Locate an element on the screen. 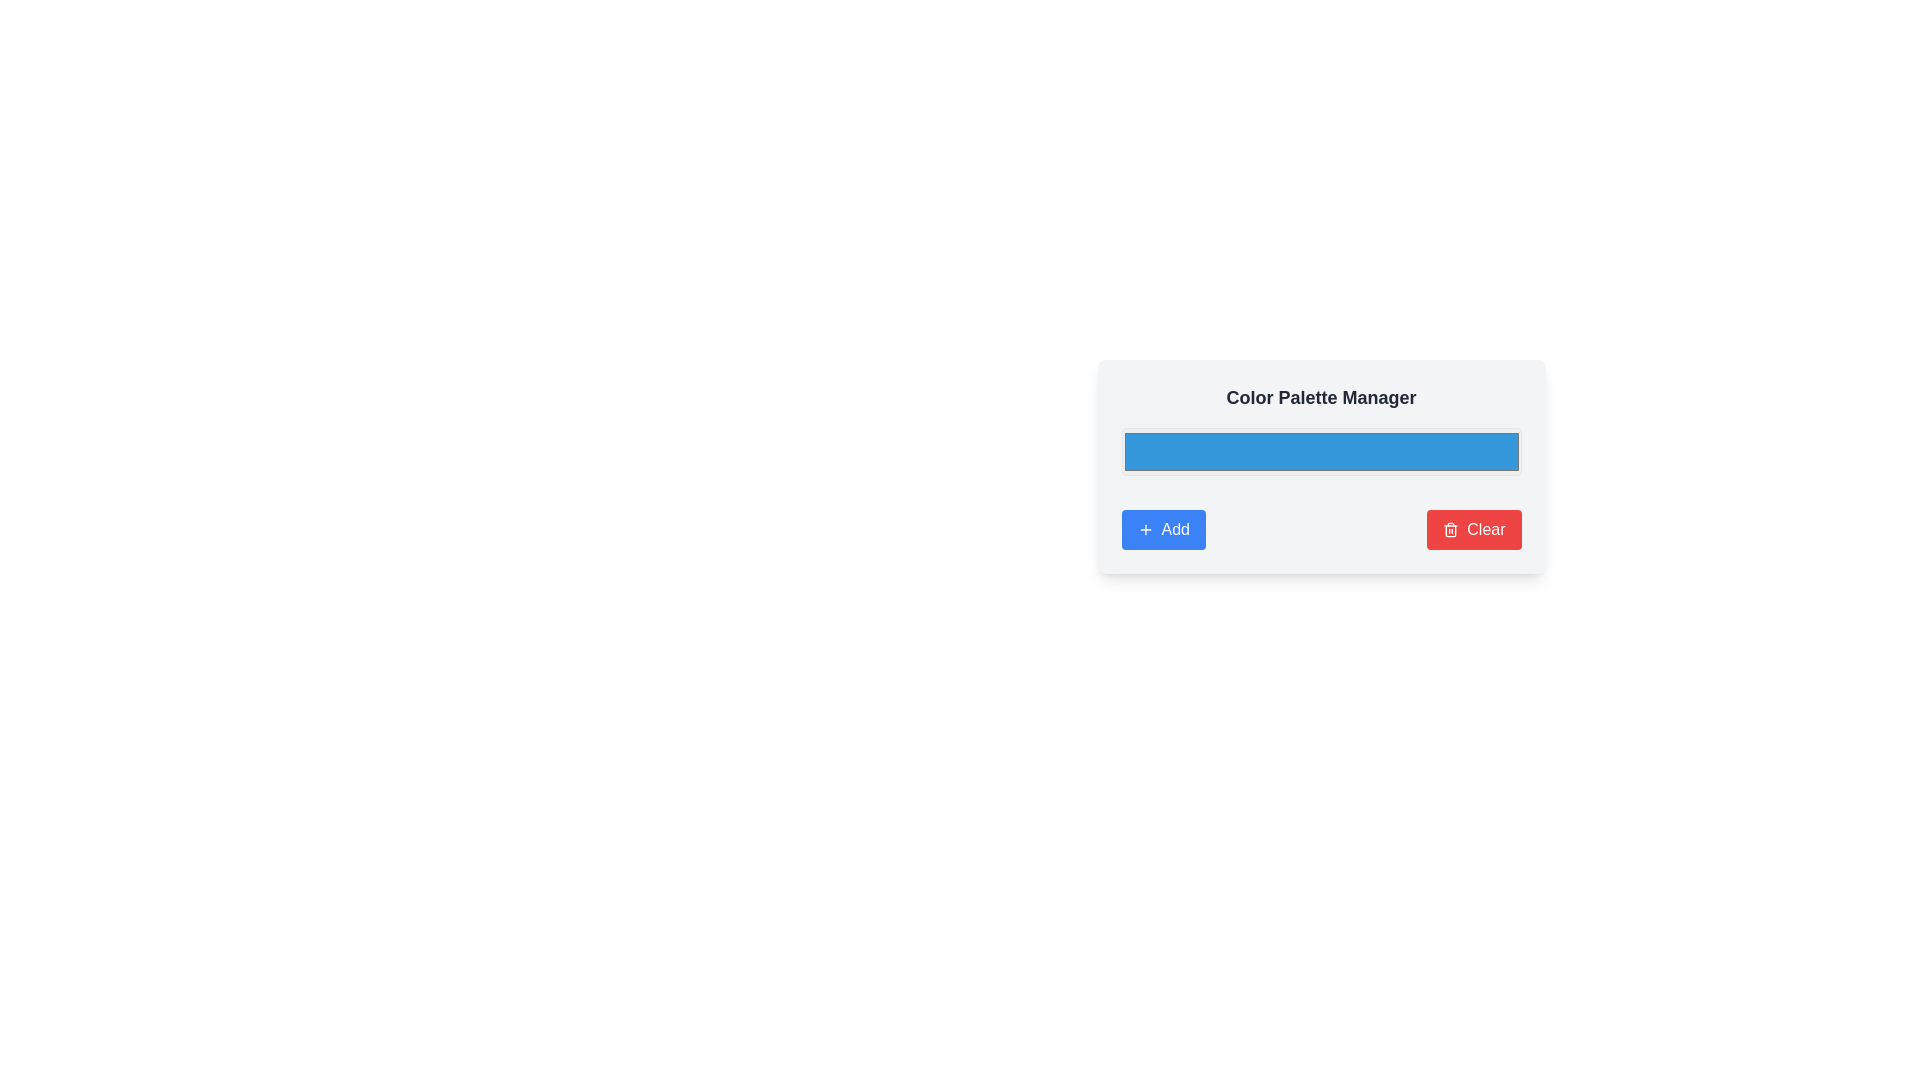 The image size is (1920, 1080). on the light blue Color input field located below the 'Color Palette Manager' title is located at coordinates (1321, 466).